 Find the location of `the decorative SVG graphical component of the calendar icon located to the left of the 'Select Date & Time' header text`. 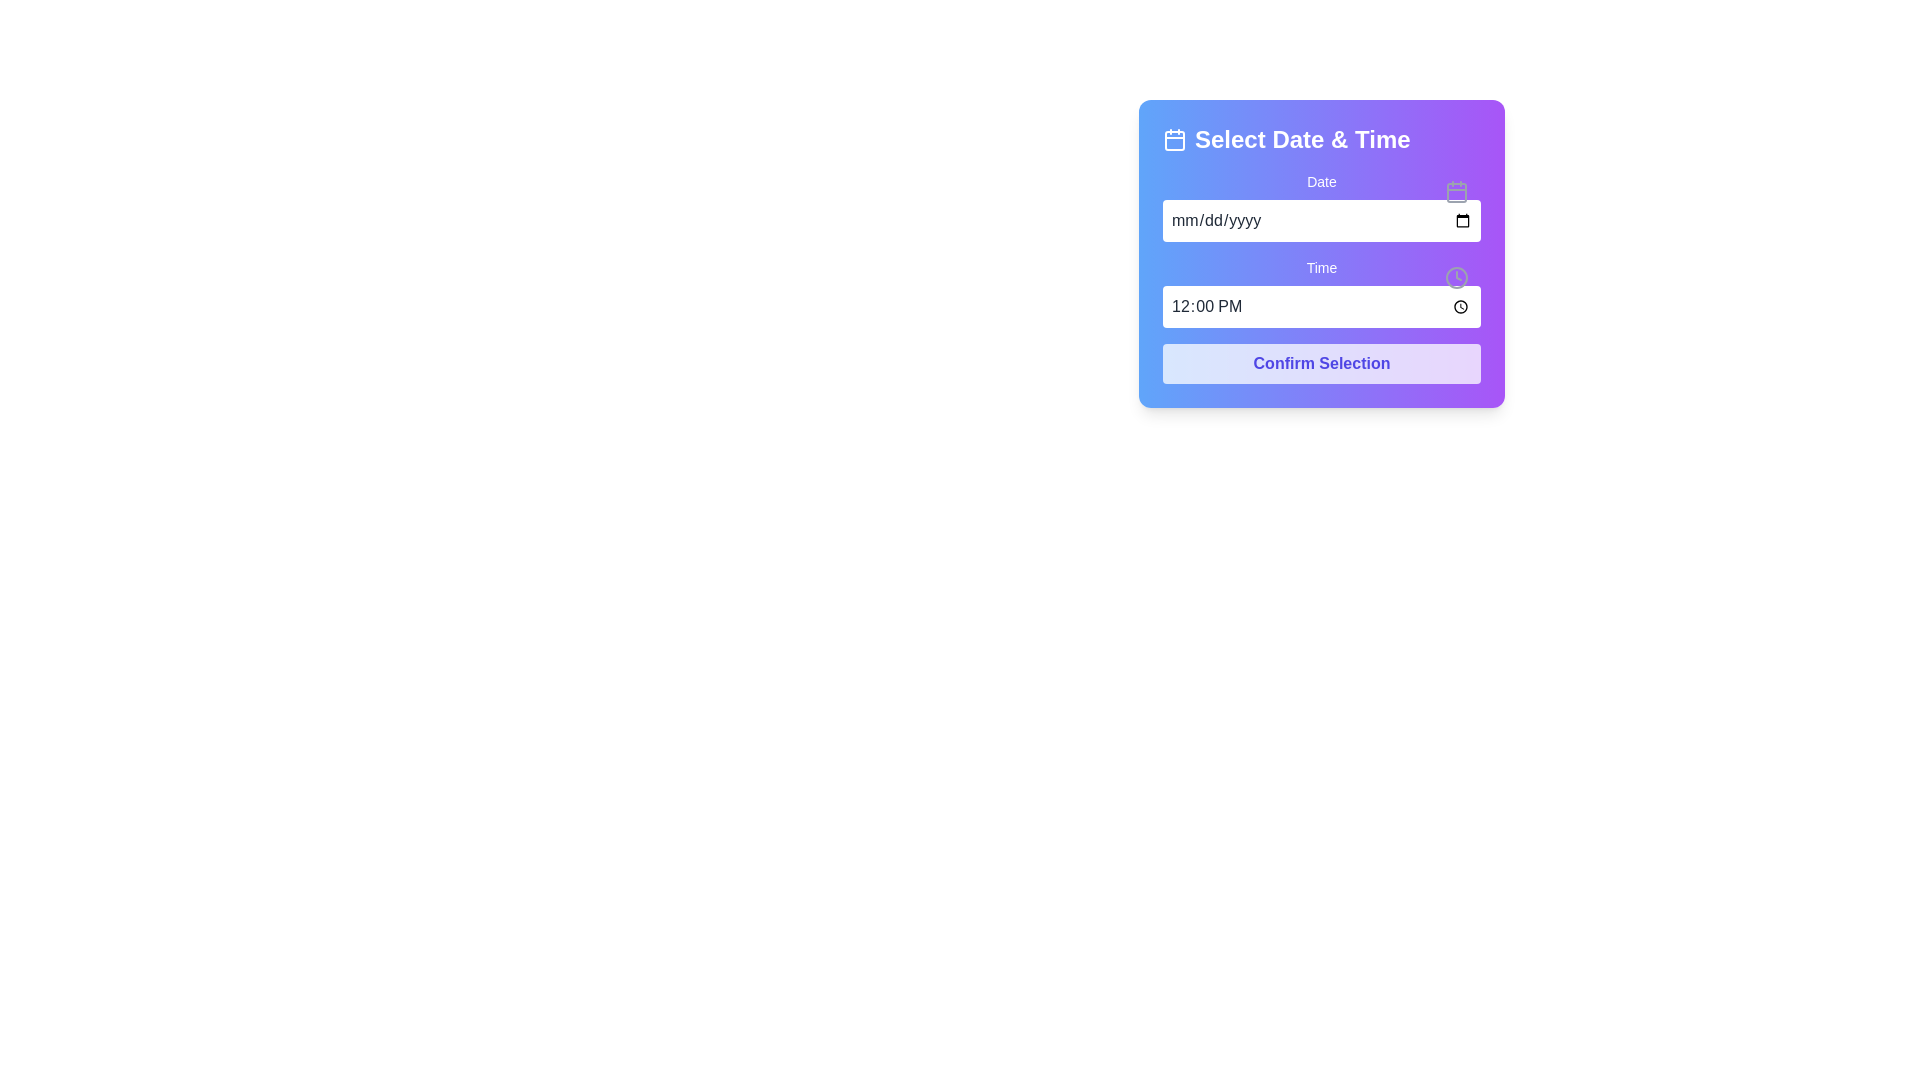

the decorative SVG graphical component of the calendar icon located to the left of the 'Select Date & Time' header text is located at coordinates (1175, 140).